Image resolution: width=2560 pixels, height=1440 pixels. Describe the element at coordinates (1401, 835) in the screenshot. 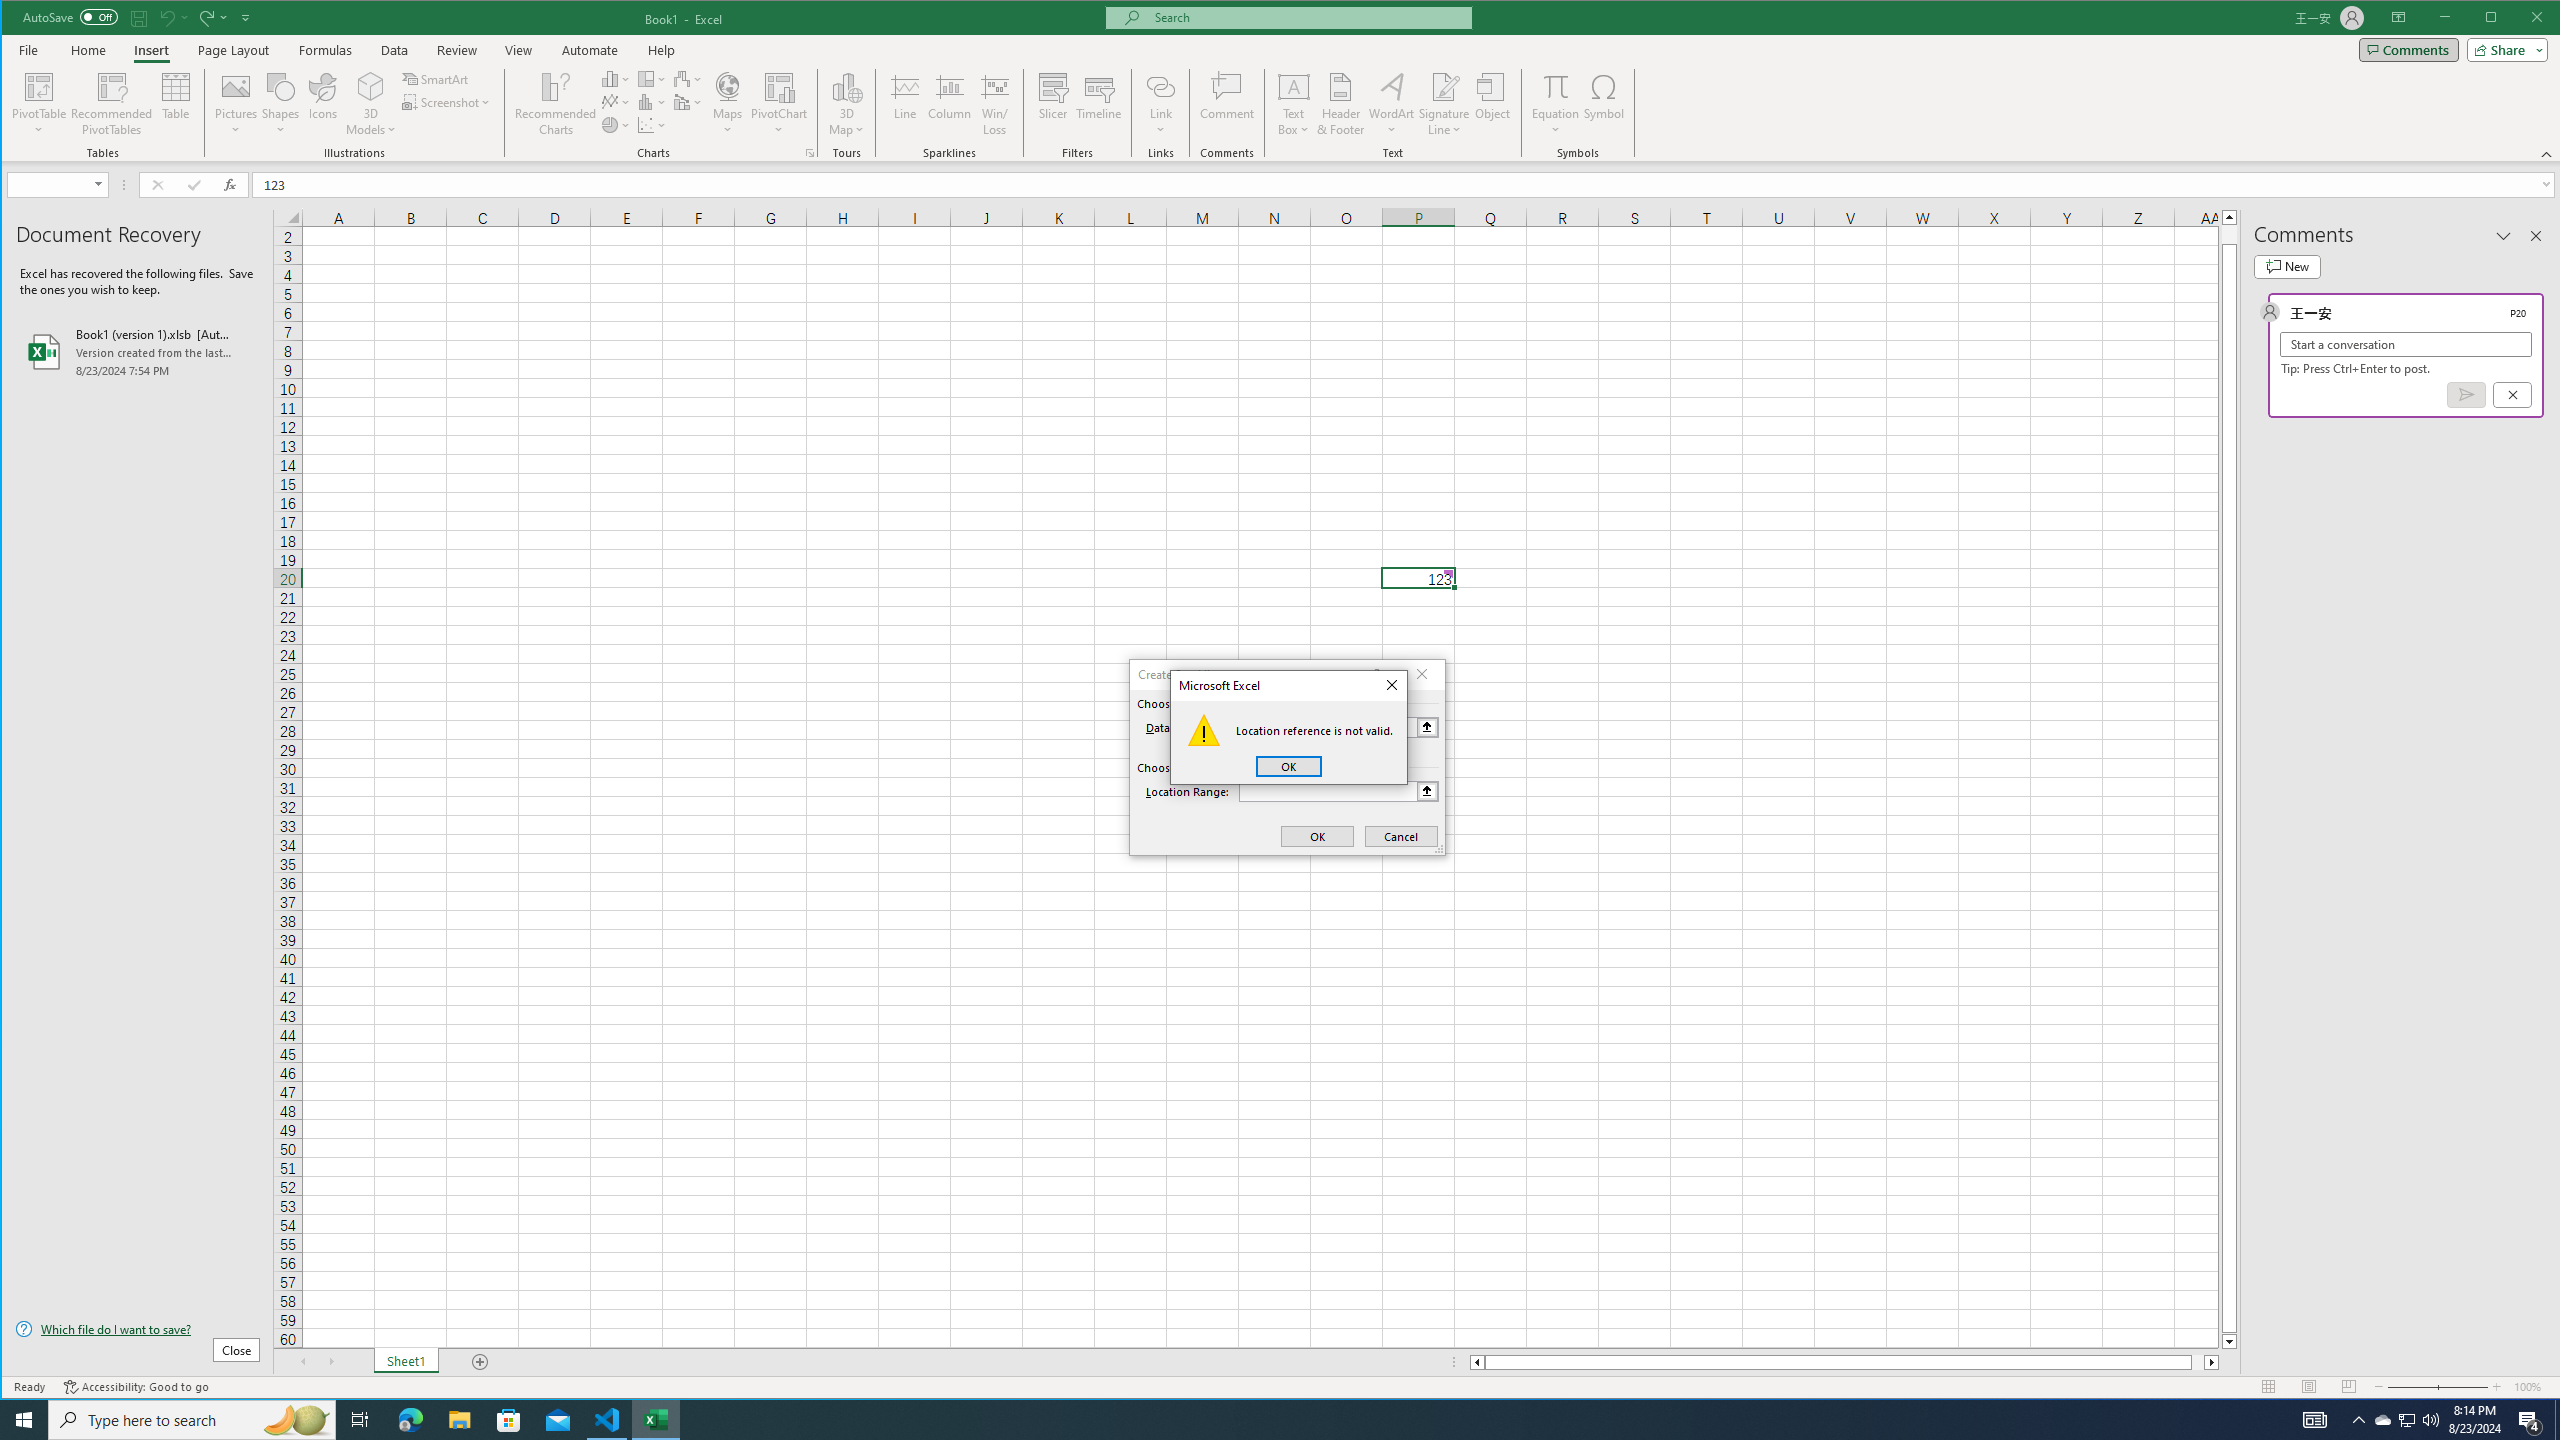

I see `'Cancel'` at that location.